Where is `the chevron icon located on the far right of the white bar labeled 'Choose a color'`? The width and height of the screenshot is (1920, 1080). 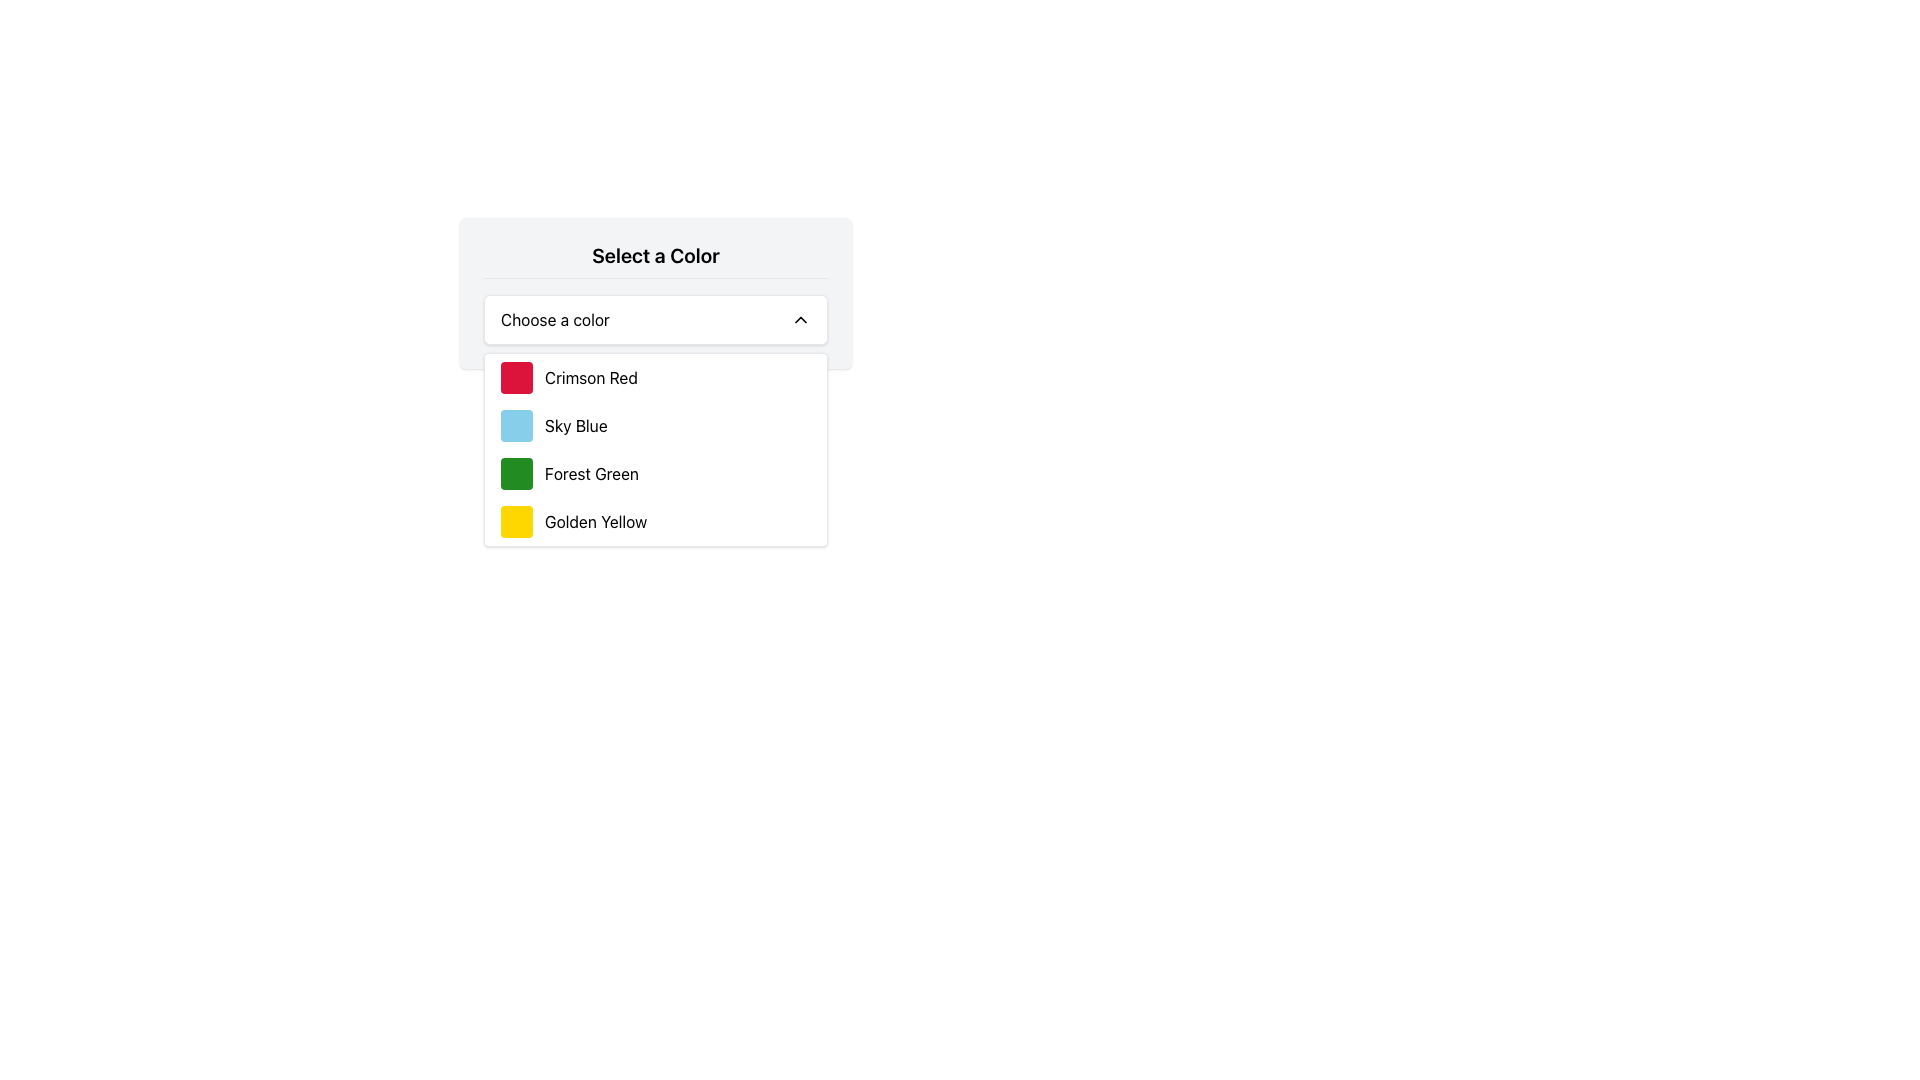 the chevron icon located on the far right of the white bar labeled 'Choose a color' is located at coordinates (801, 319).